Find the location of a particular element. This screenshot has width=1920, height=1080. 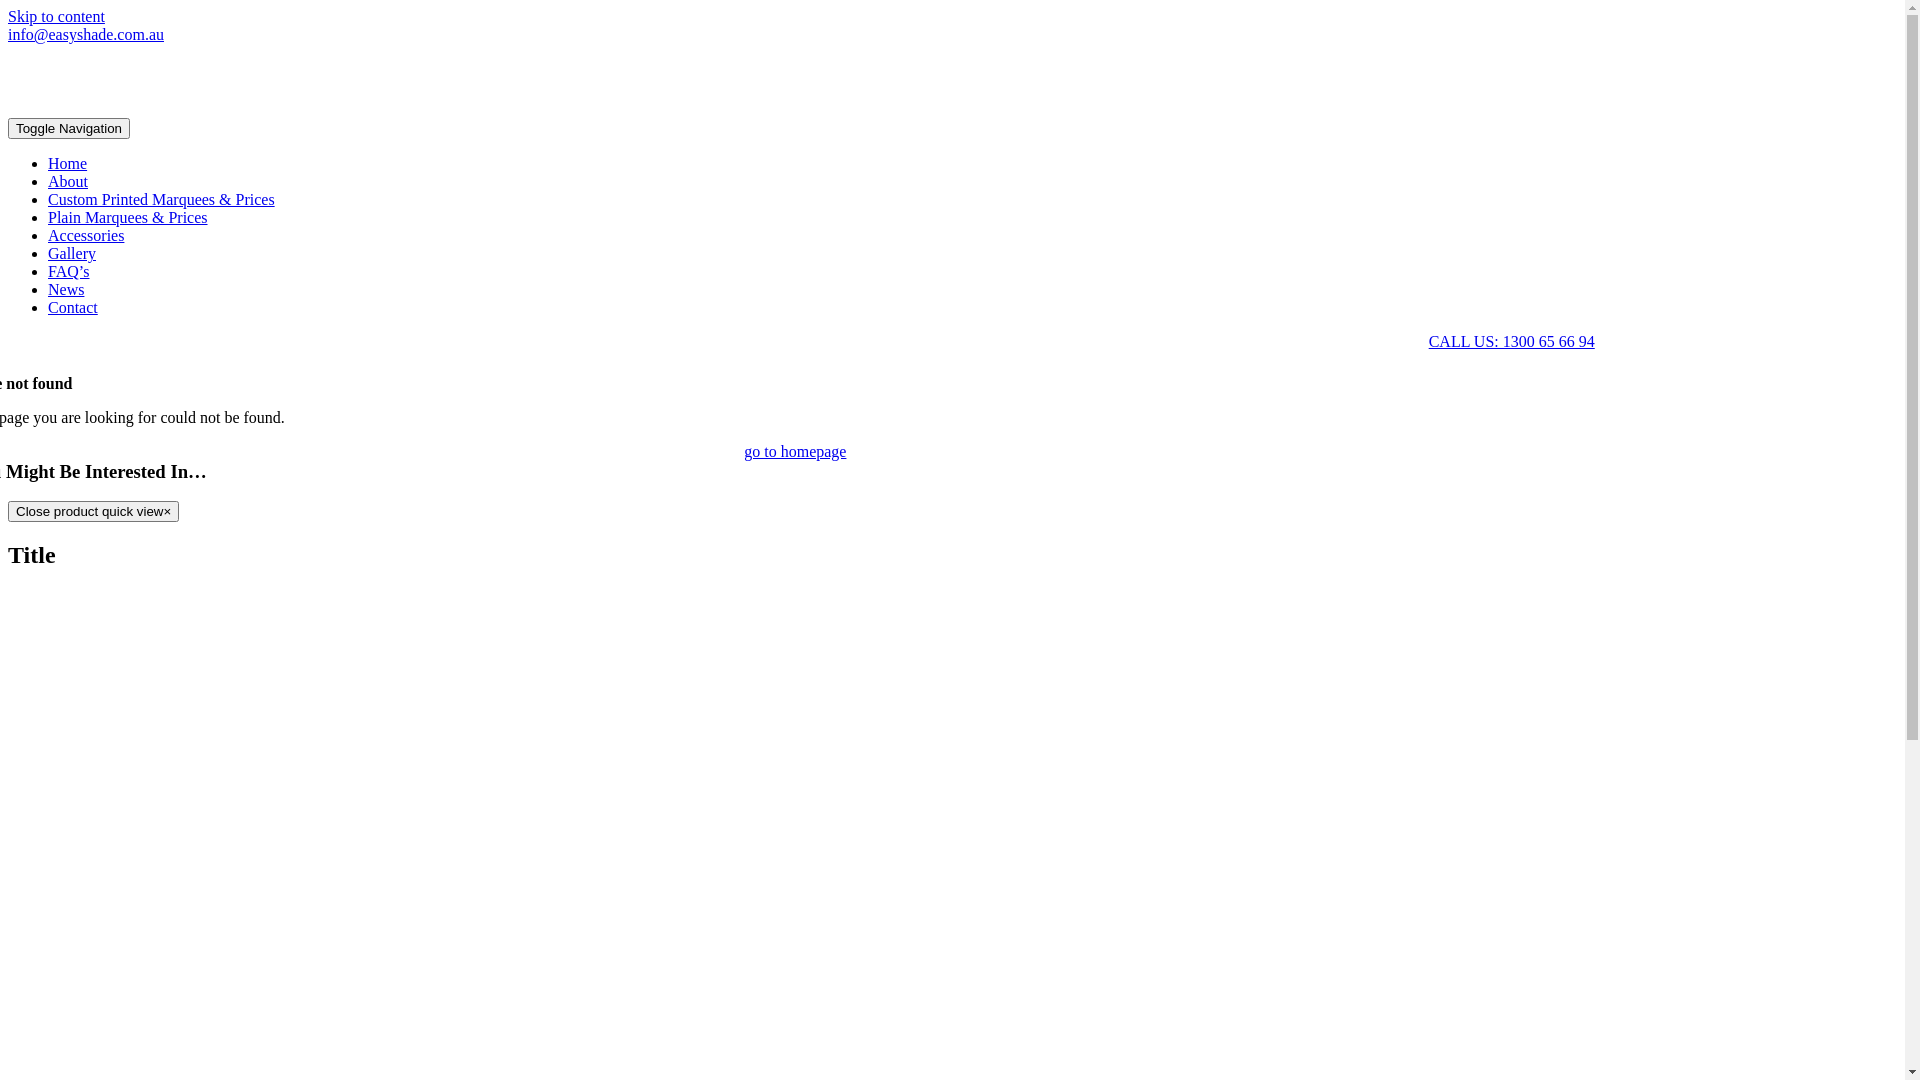

'info@easyshade.com.au' is located at coordinates (85, 34).